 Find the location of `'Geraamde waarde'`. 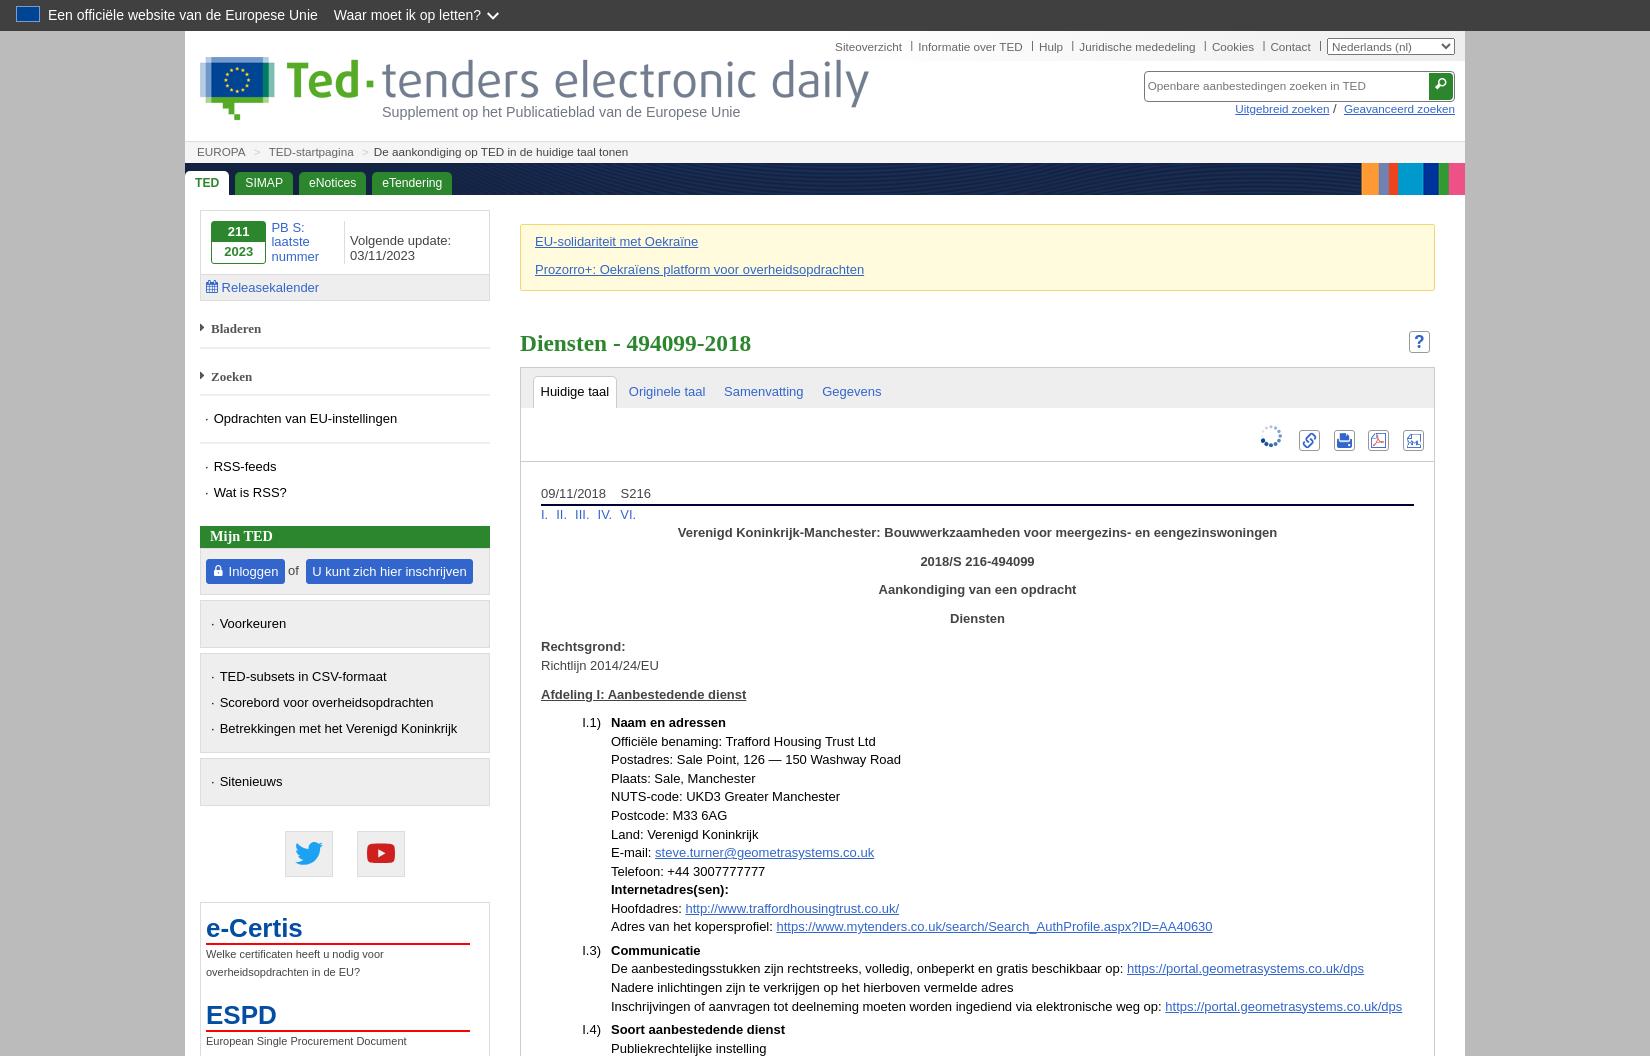

'Geraamde waarde' is located at coordinates (609, 435).